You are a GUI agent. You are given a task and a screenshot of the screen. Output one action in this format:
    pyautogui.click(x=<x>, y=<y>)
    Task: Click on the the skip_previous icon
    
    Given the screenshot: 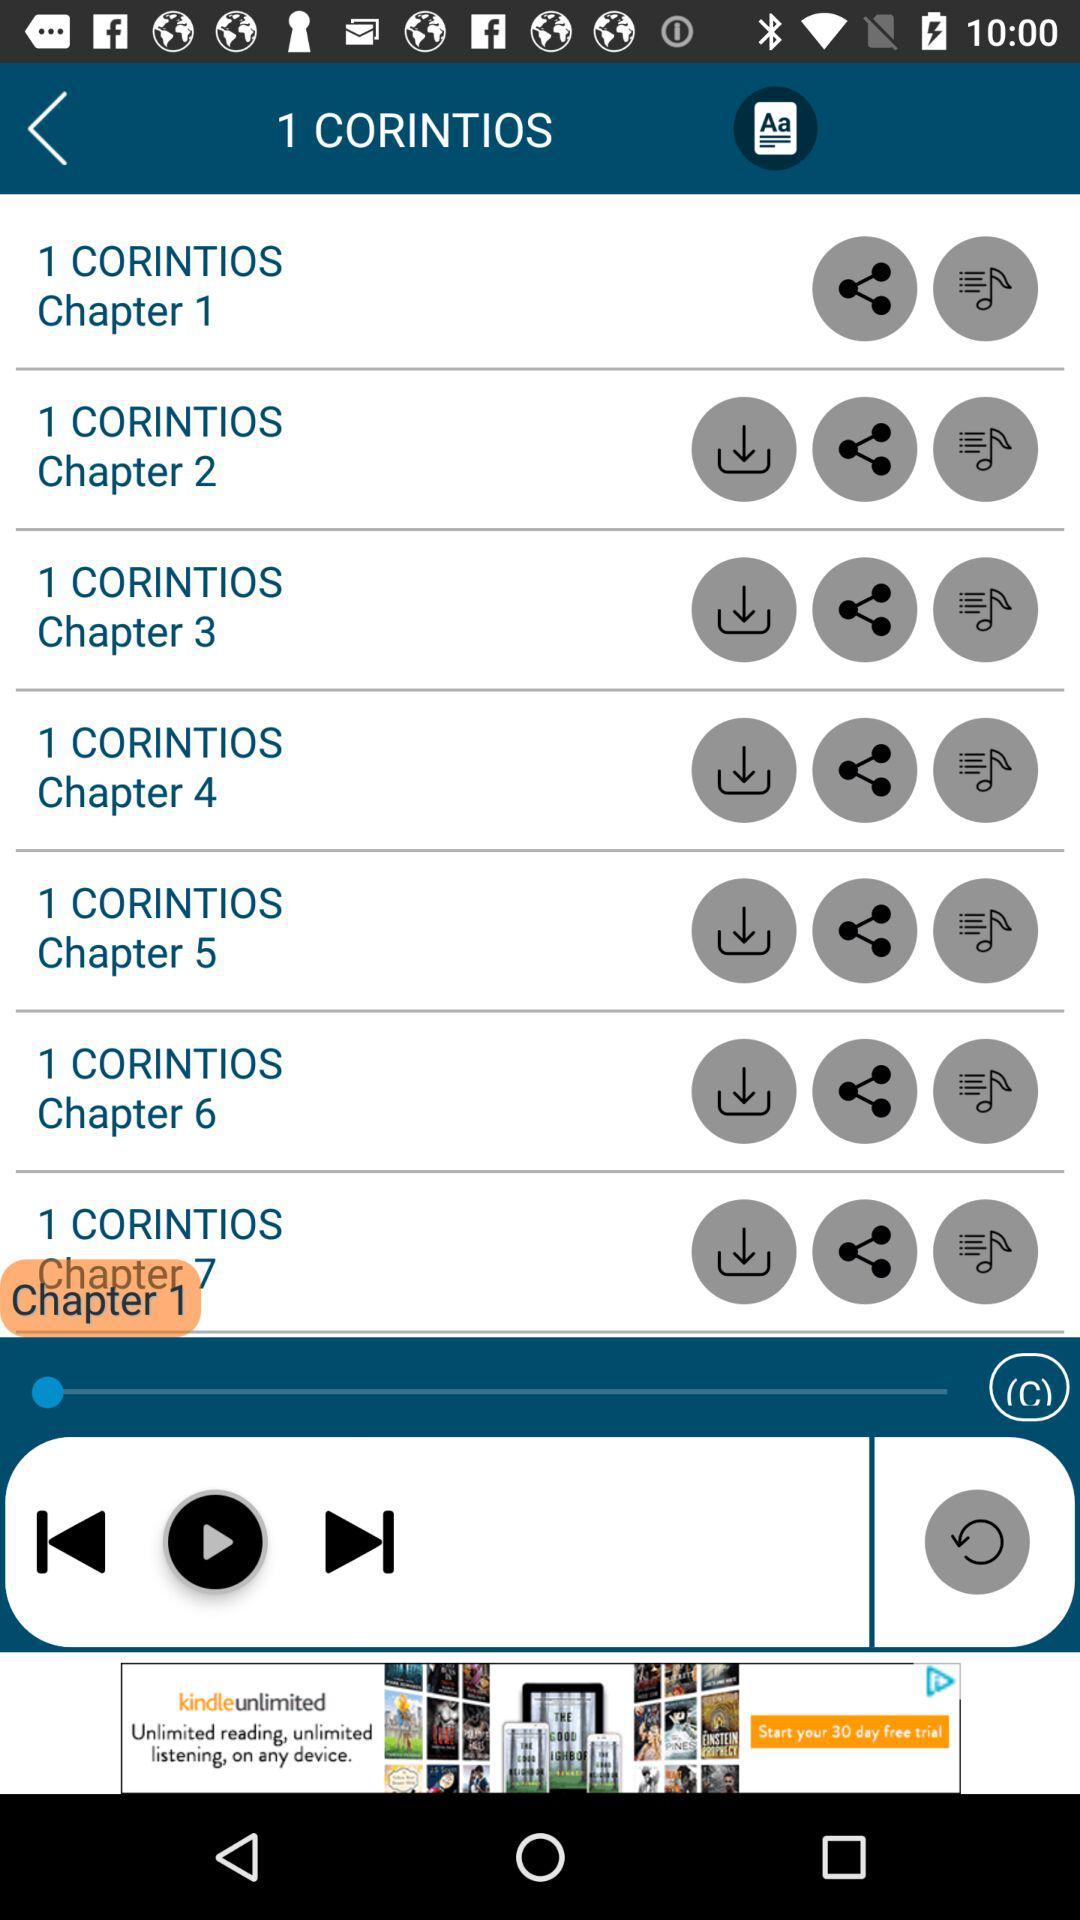 What is the action you would take?
    pyautogui.click(x=69, y=1540)
    